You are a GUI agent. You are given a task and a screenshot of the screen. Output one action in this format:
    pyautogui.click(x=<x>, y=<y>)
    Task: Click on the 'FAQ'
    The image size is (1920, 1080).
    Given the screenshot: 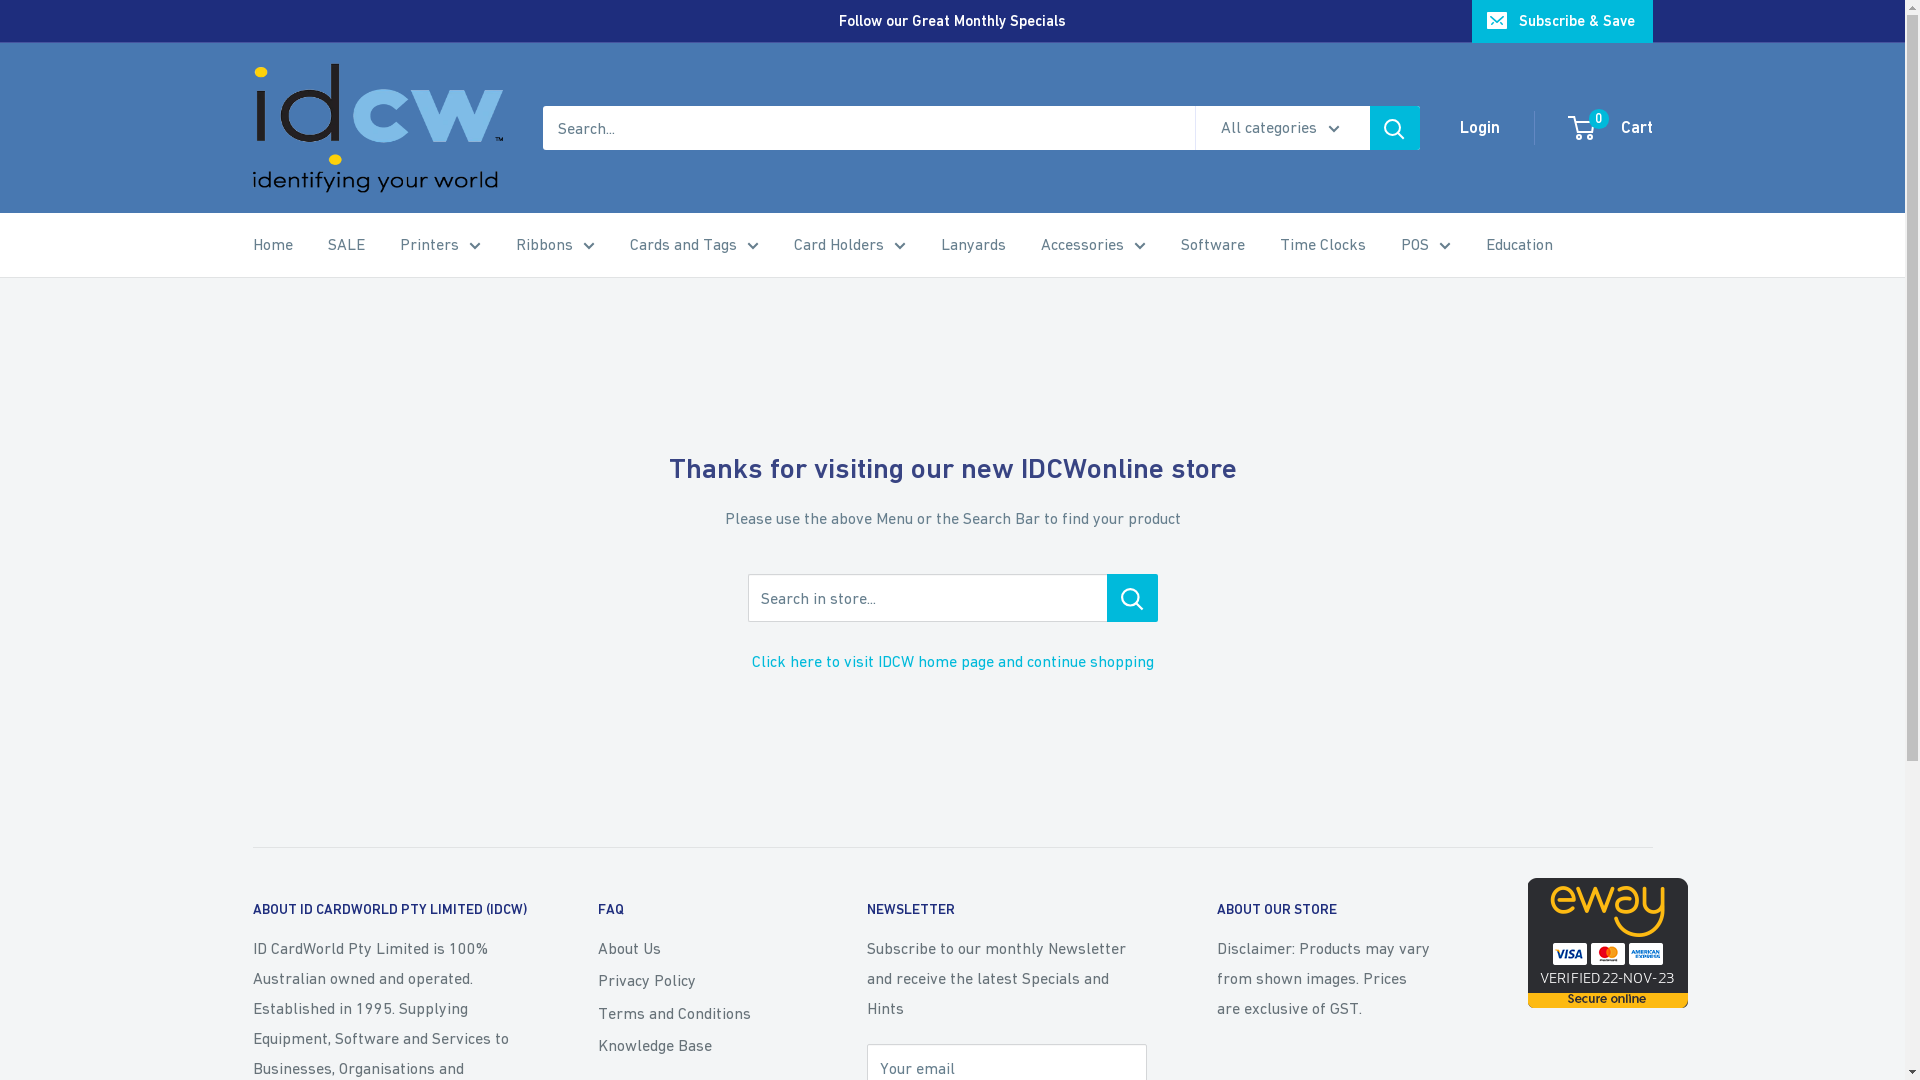 What is the action you would take?
    pyautogui.click(x=697, y=910)
    